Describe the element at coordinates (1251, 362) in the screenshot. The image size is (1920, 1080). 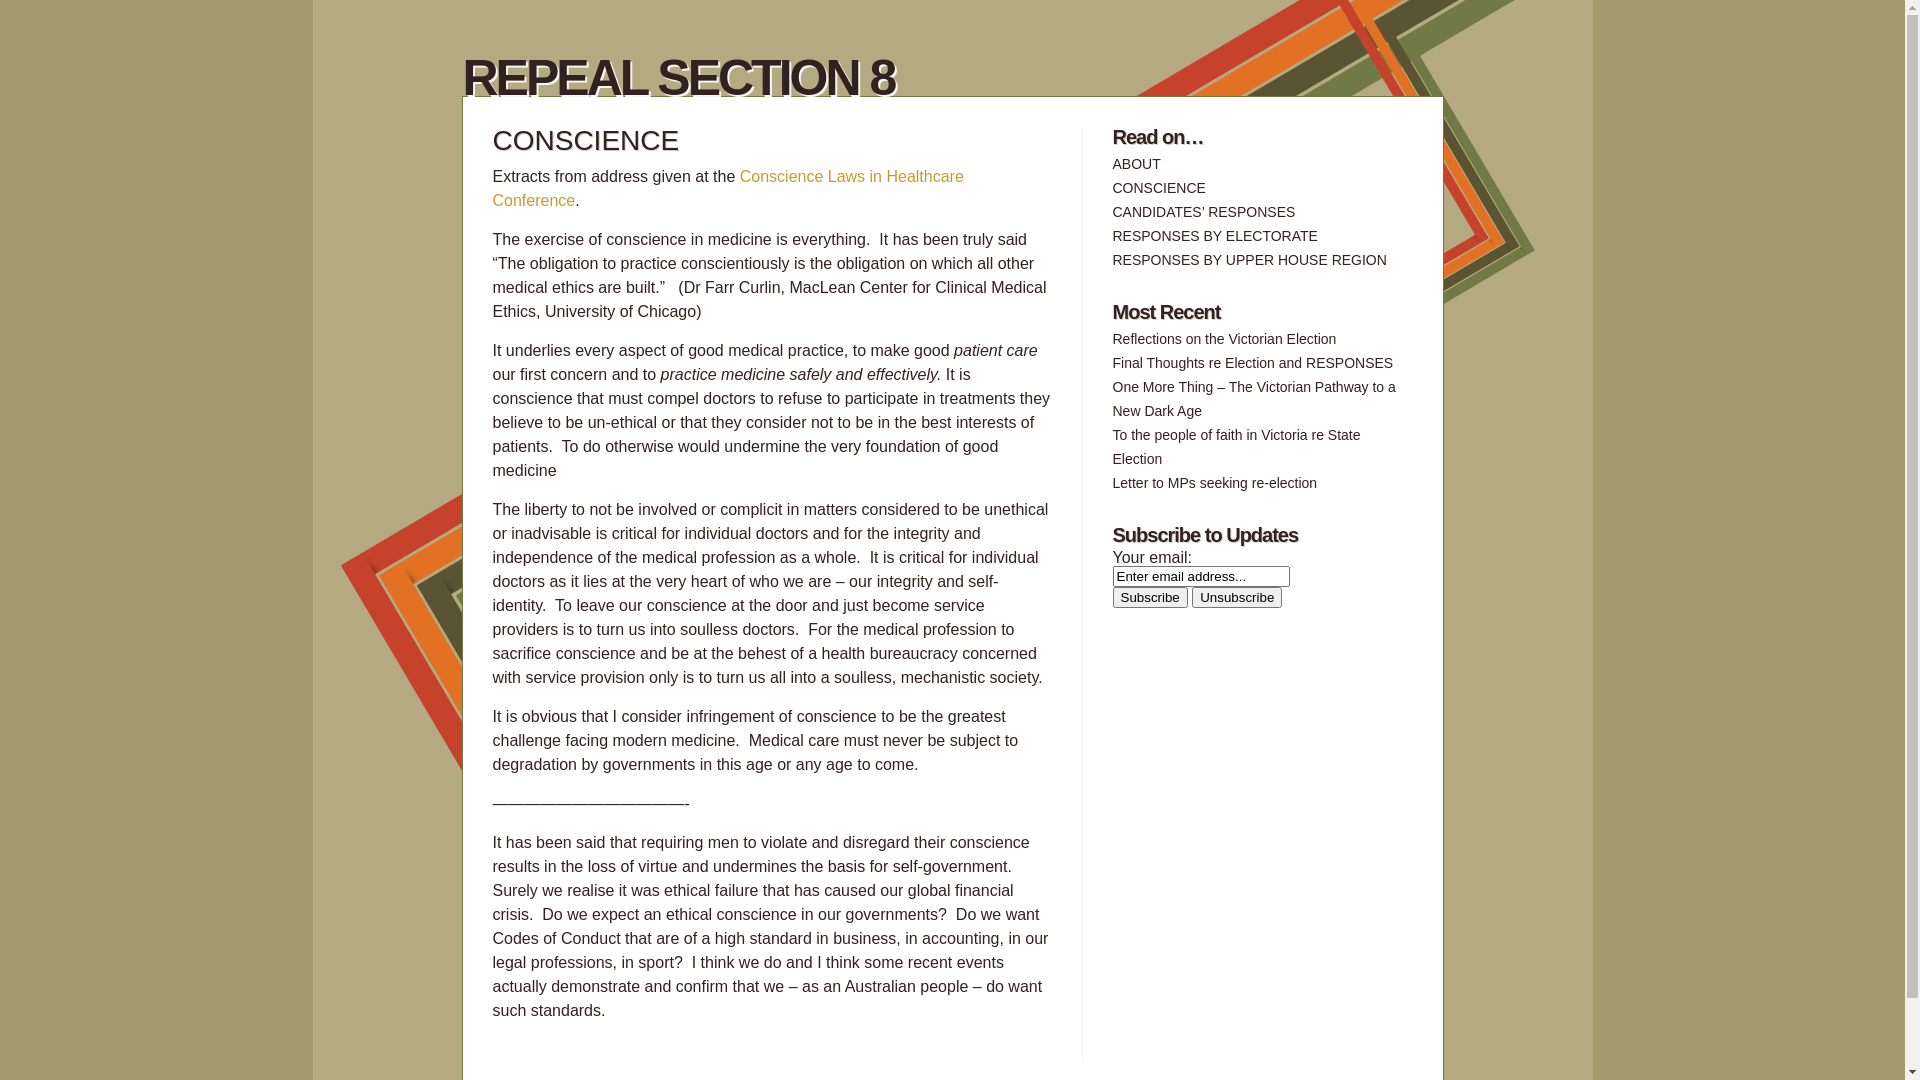
I see `'Final Thoughts re Election and RESPONSES'` at that location.